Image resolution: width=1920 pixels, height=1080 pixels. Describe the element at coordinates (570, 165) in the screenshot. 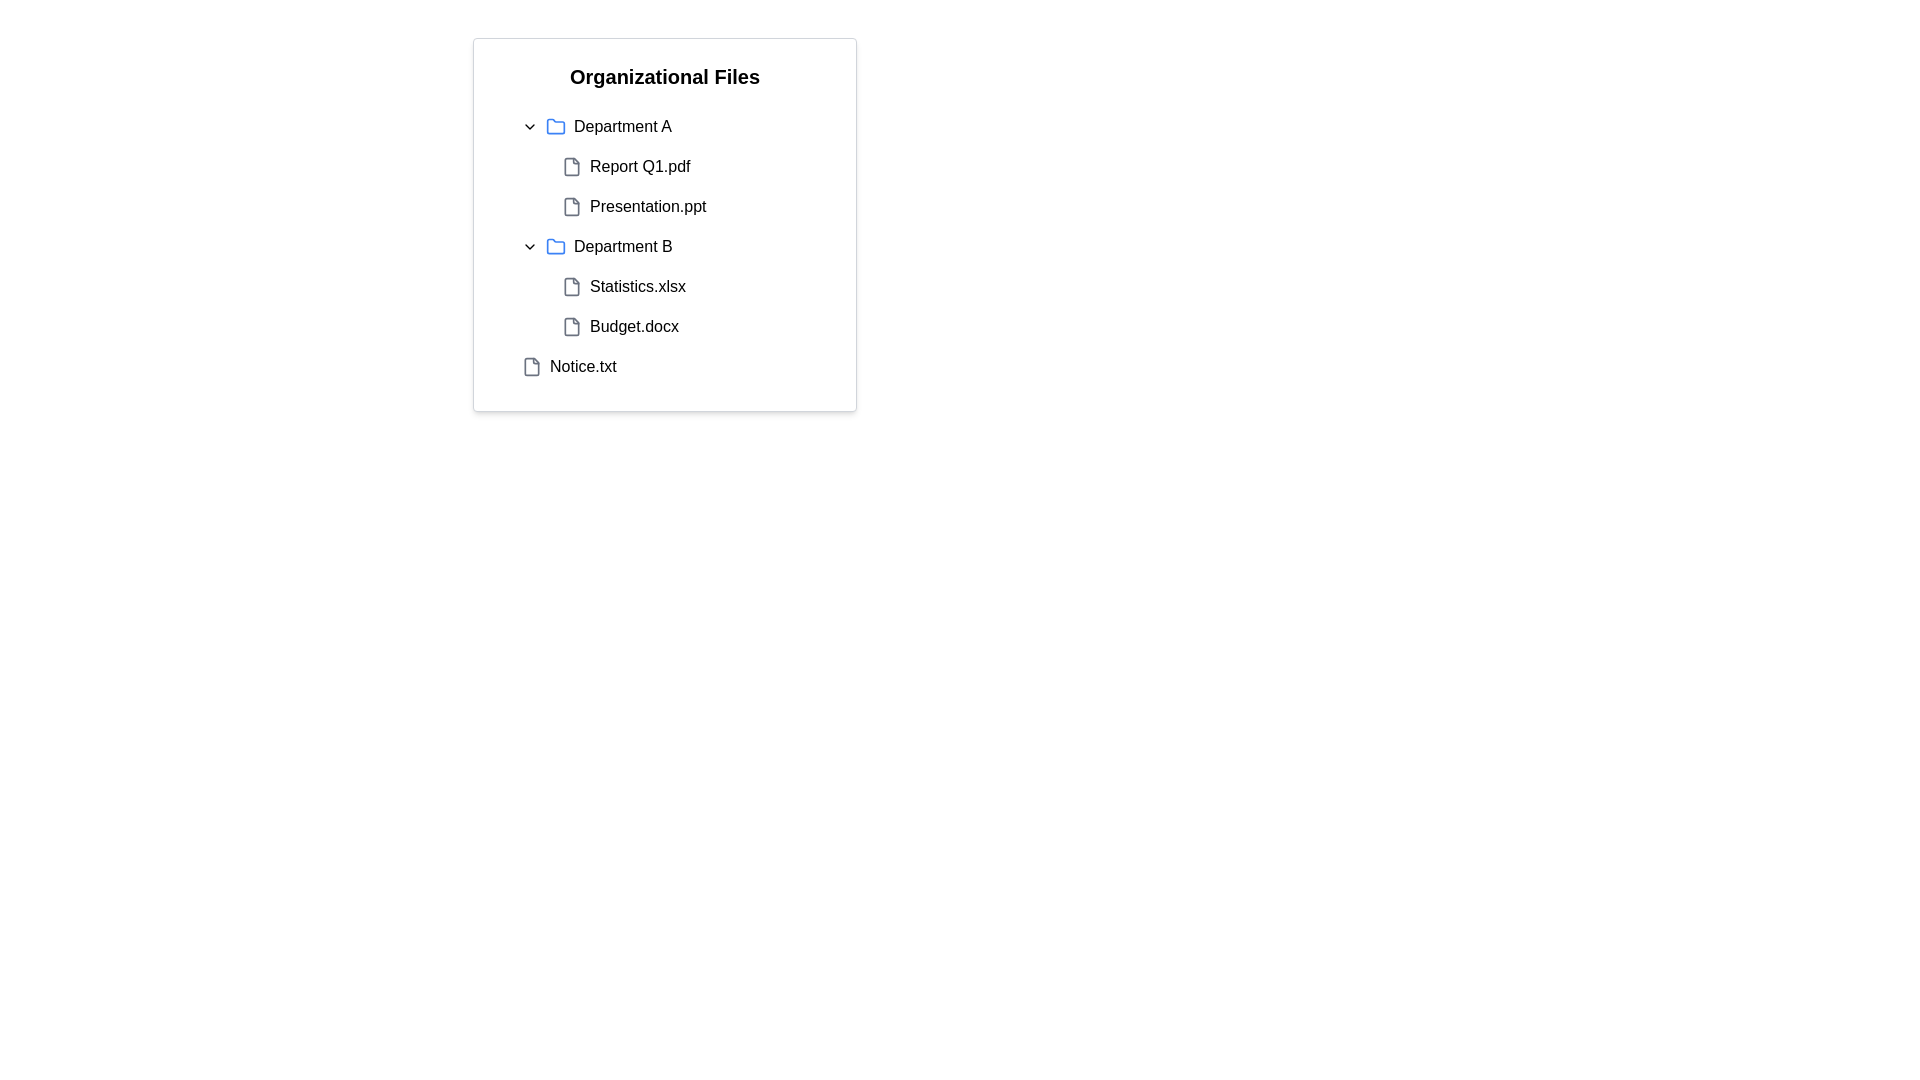

I see `the small gray document file icon located to the left of the text label 'Report Q1.pdf'` at that location.